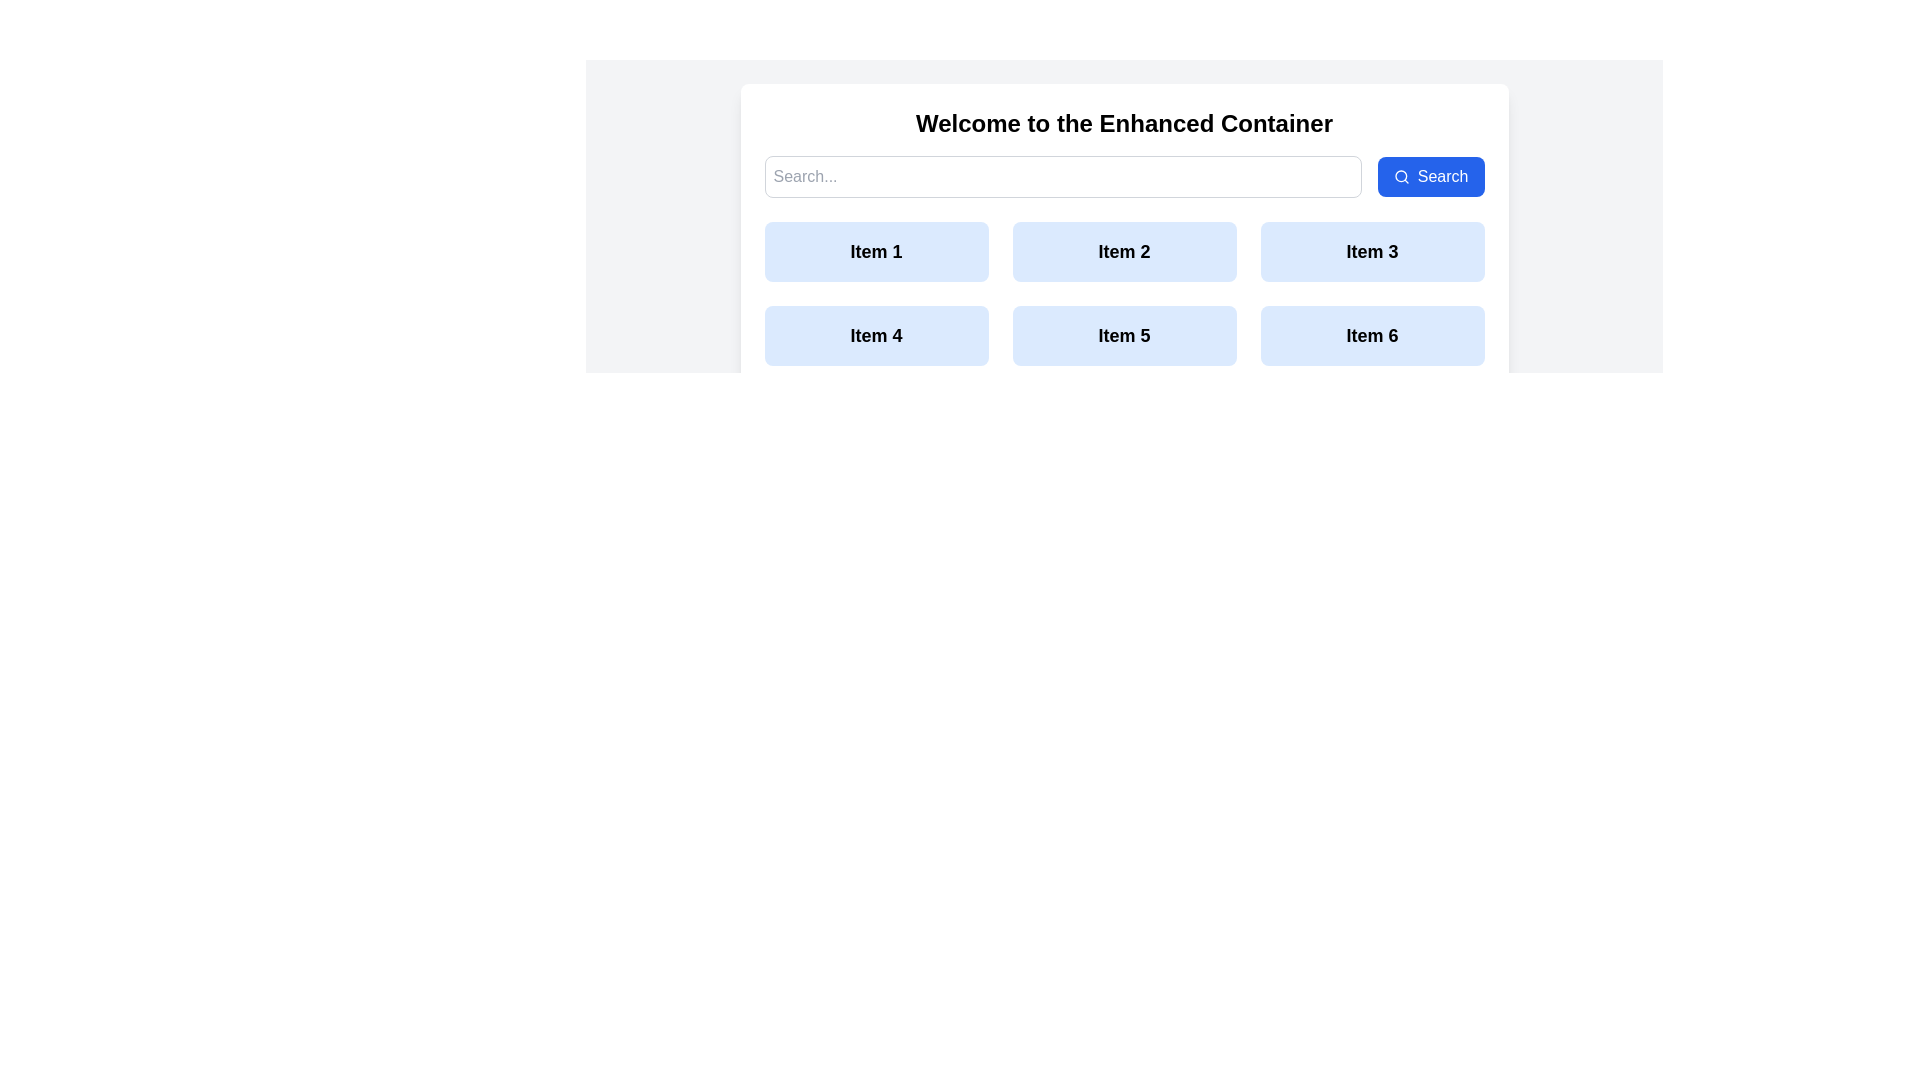 Image resolution: width=1920 pixels, height=1080 pixels. Describe the element at coordinates (1430, 176) in the screenshot. I see `the search button located in the top-right section near the search bar to observe hover effects` at that location.